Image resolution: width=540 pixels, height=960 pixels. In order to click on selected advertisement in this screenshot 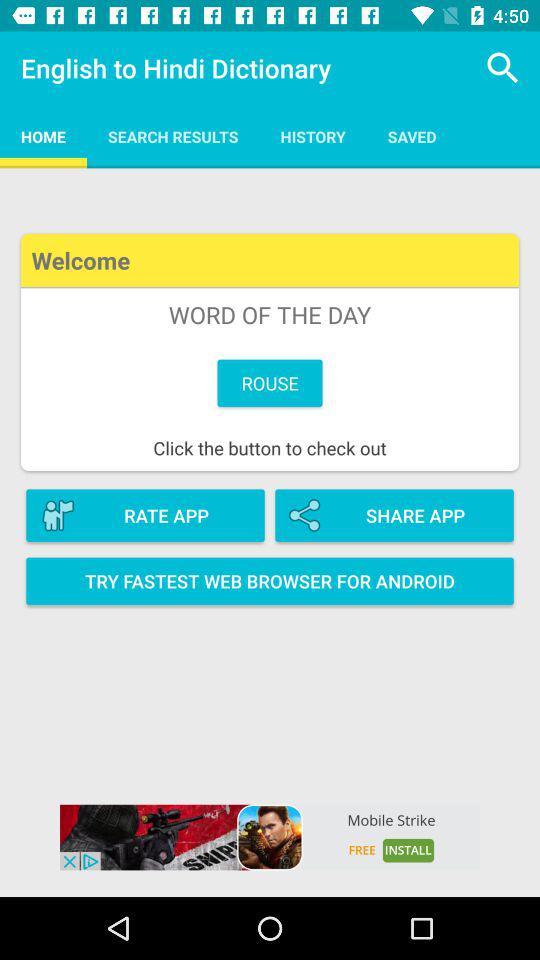, I will do `click(270, 837)`.